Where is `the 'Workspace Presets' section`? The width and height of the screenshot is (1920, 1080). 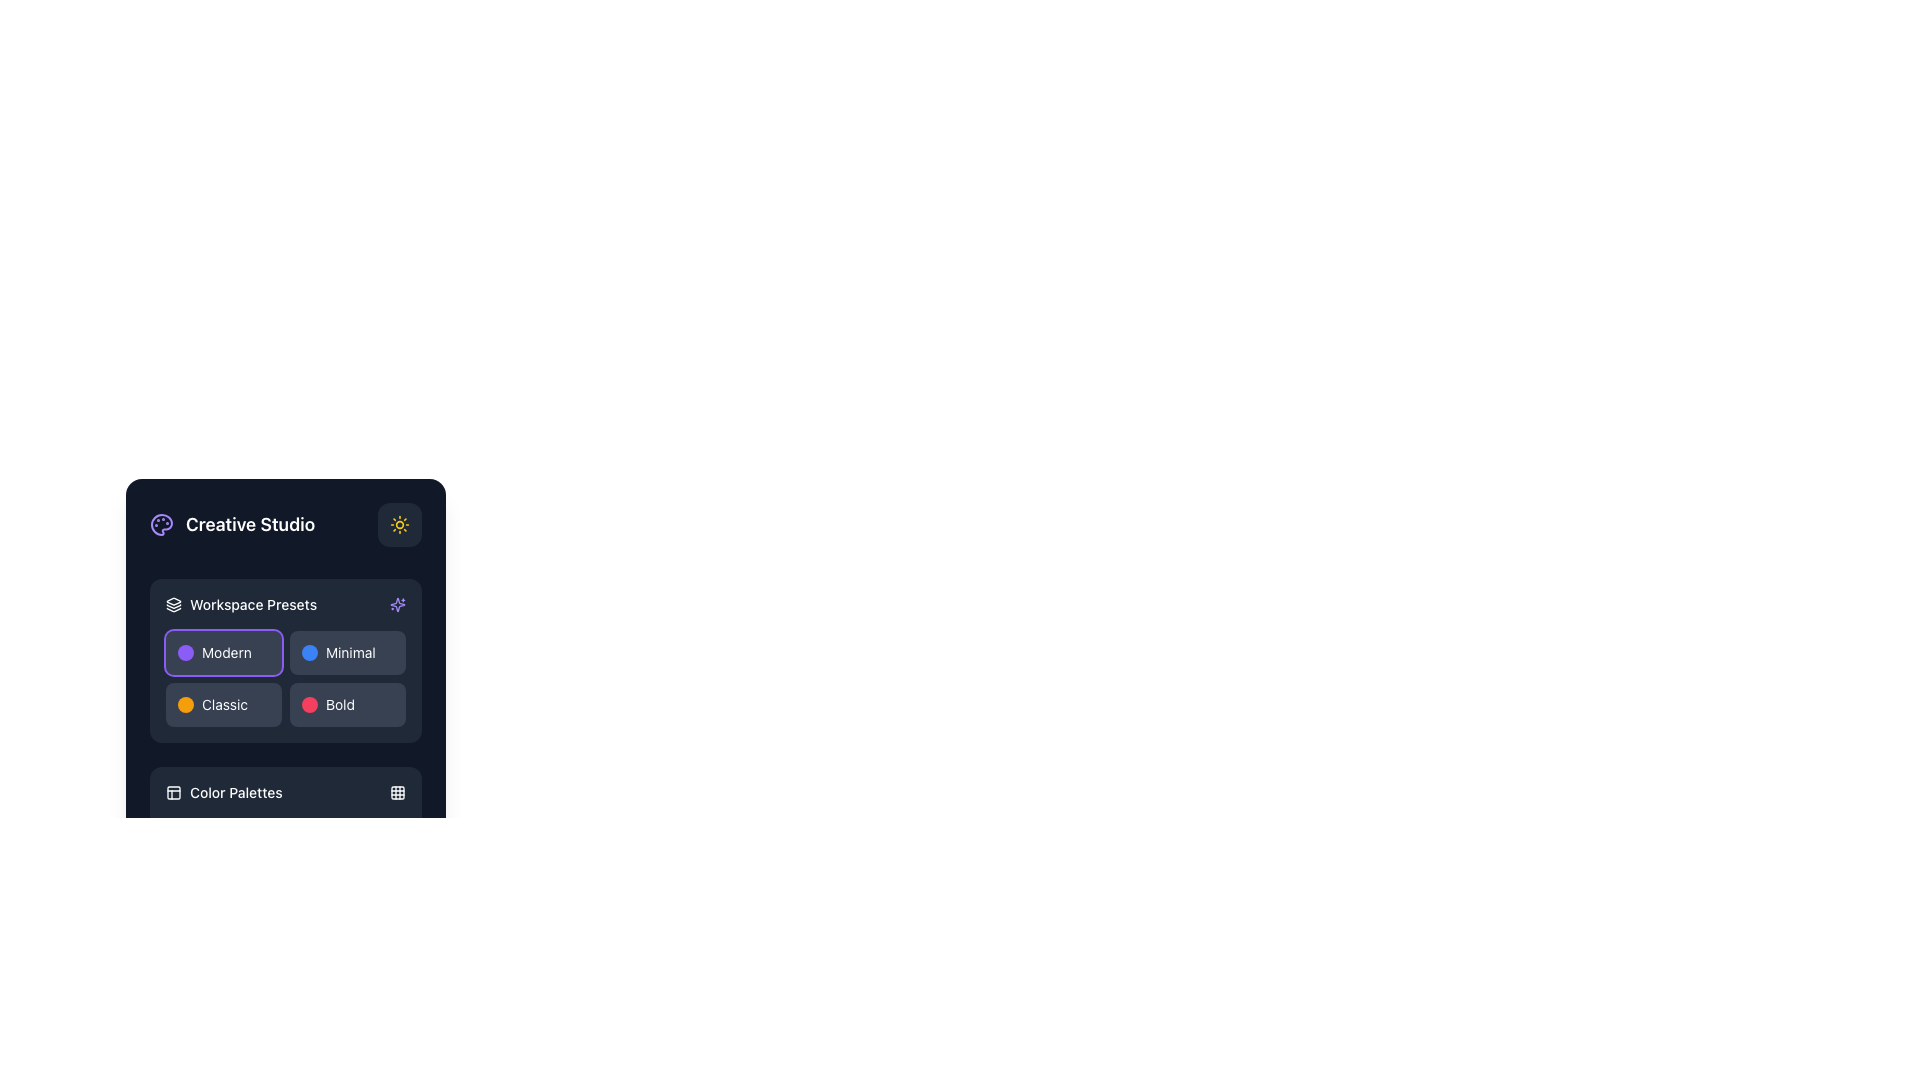 the 'Workspace Presets' section is located at coordinates (285, 660).